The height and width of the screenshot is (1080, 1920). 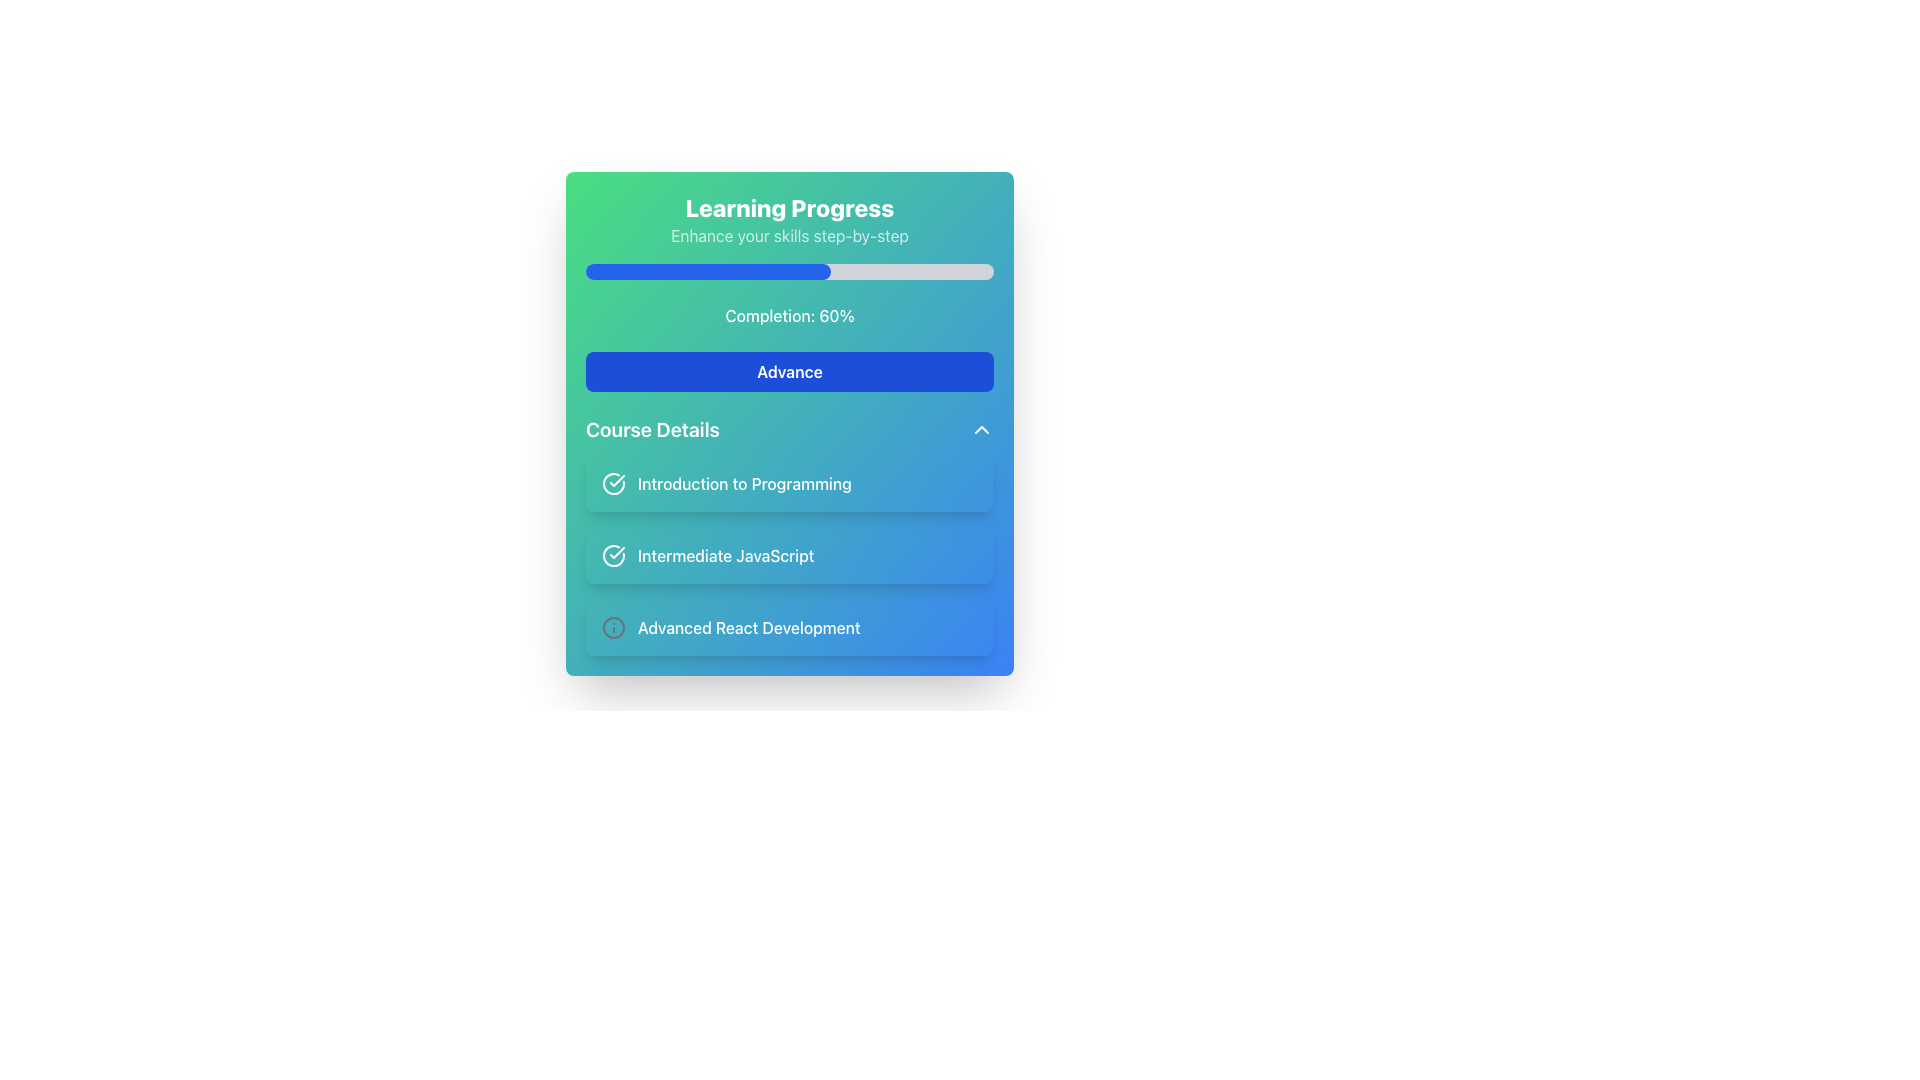 I want to click on SVG Circle Element located near the text 'Advanced React Development', which is styled with a stroke and no fill, and appears as part of an icon, so click(x=613, y=627).